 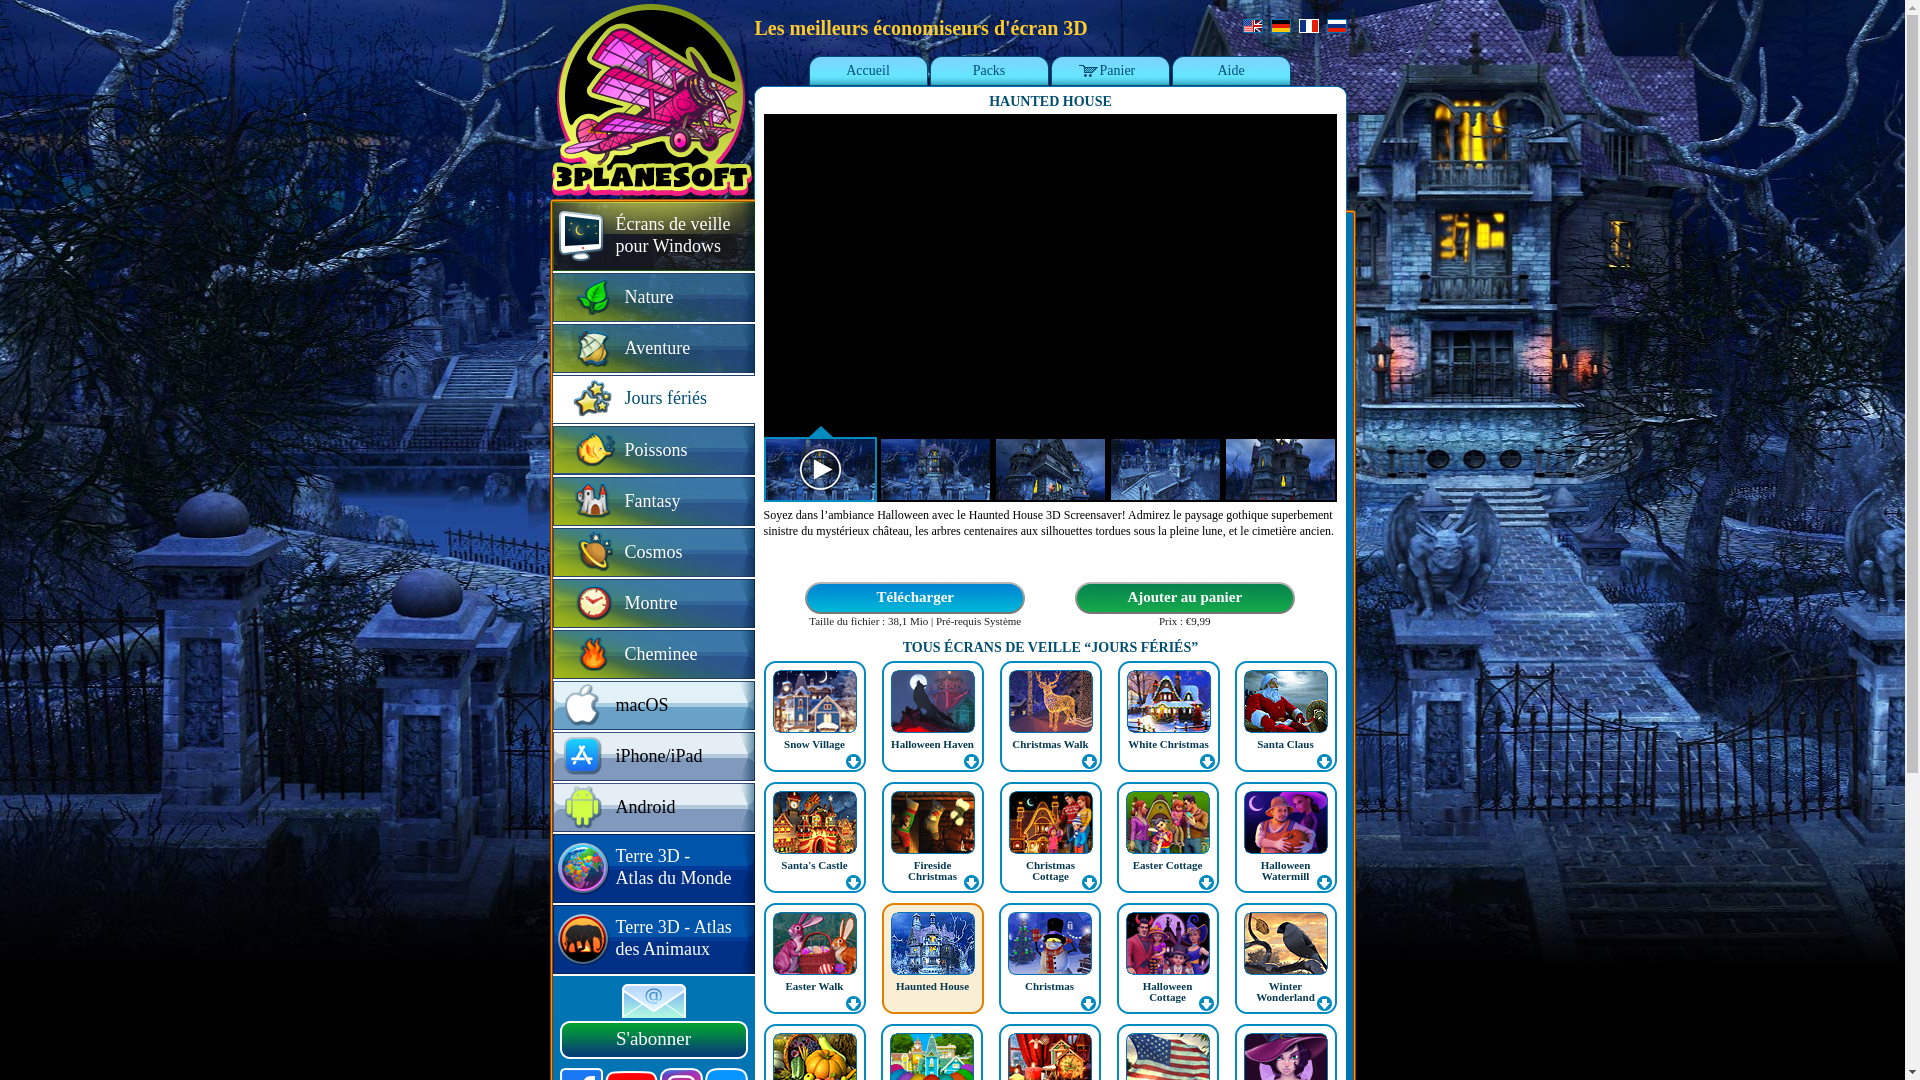 What do you see at coordinates (652, 348) in the screenshot?
I see `'Aventure'` at bounding box center [652, 348].